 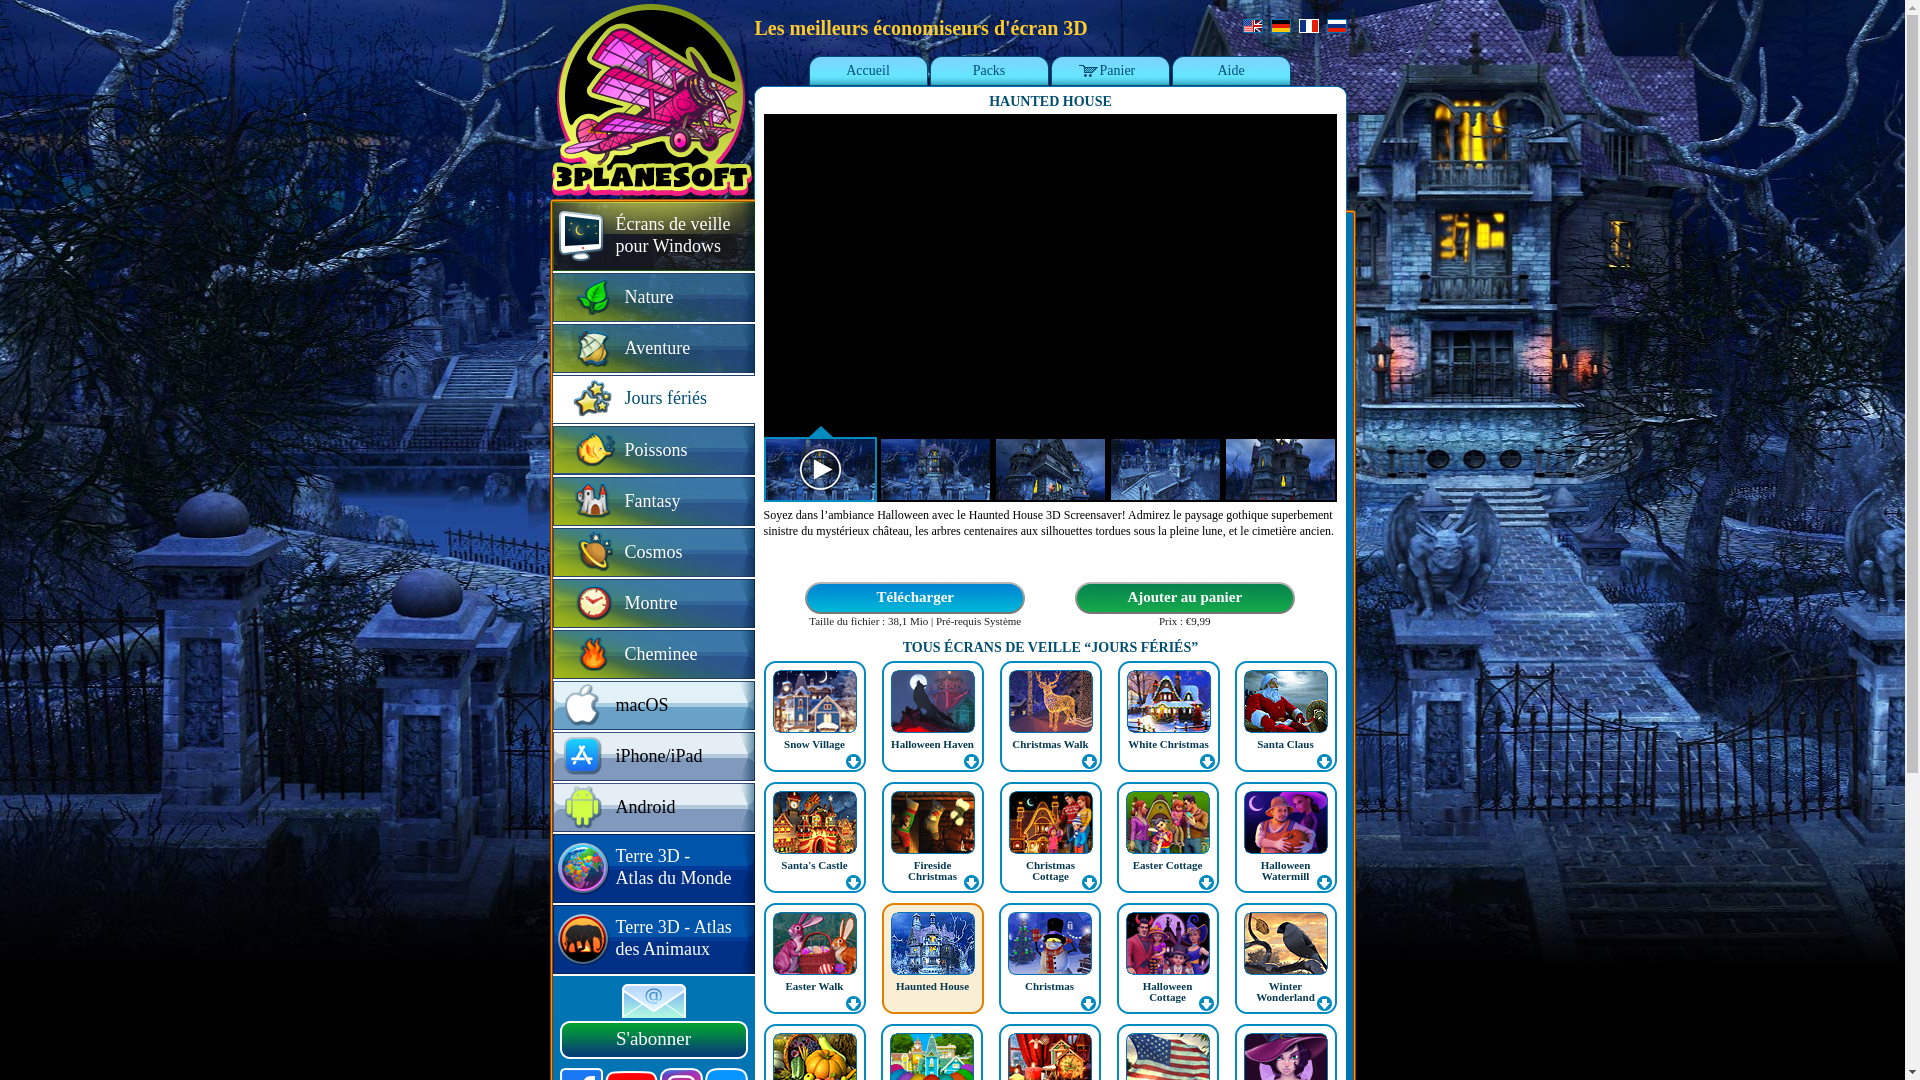 What do you see at coordinates (652, 348) in the screenshot?
I see `'Aventure'` at bounding box center [652, 348].